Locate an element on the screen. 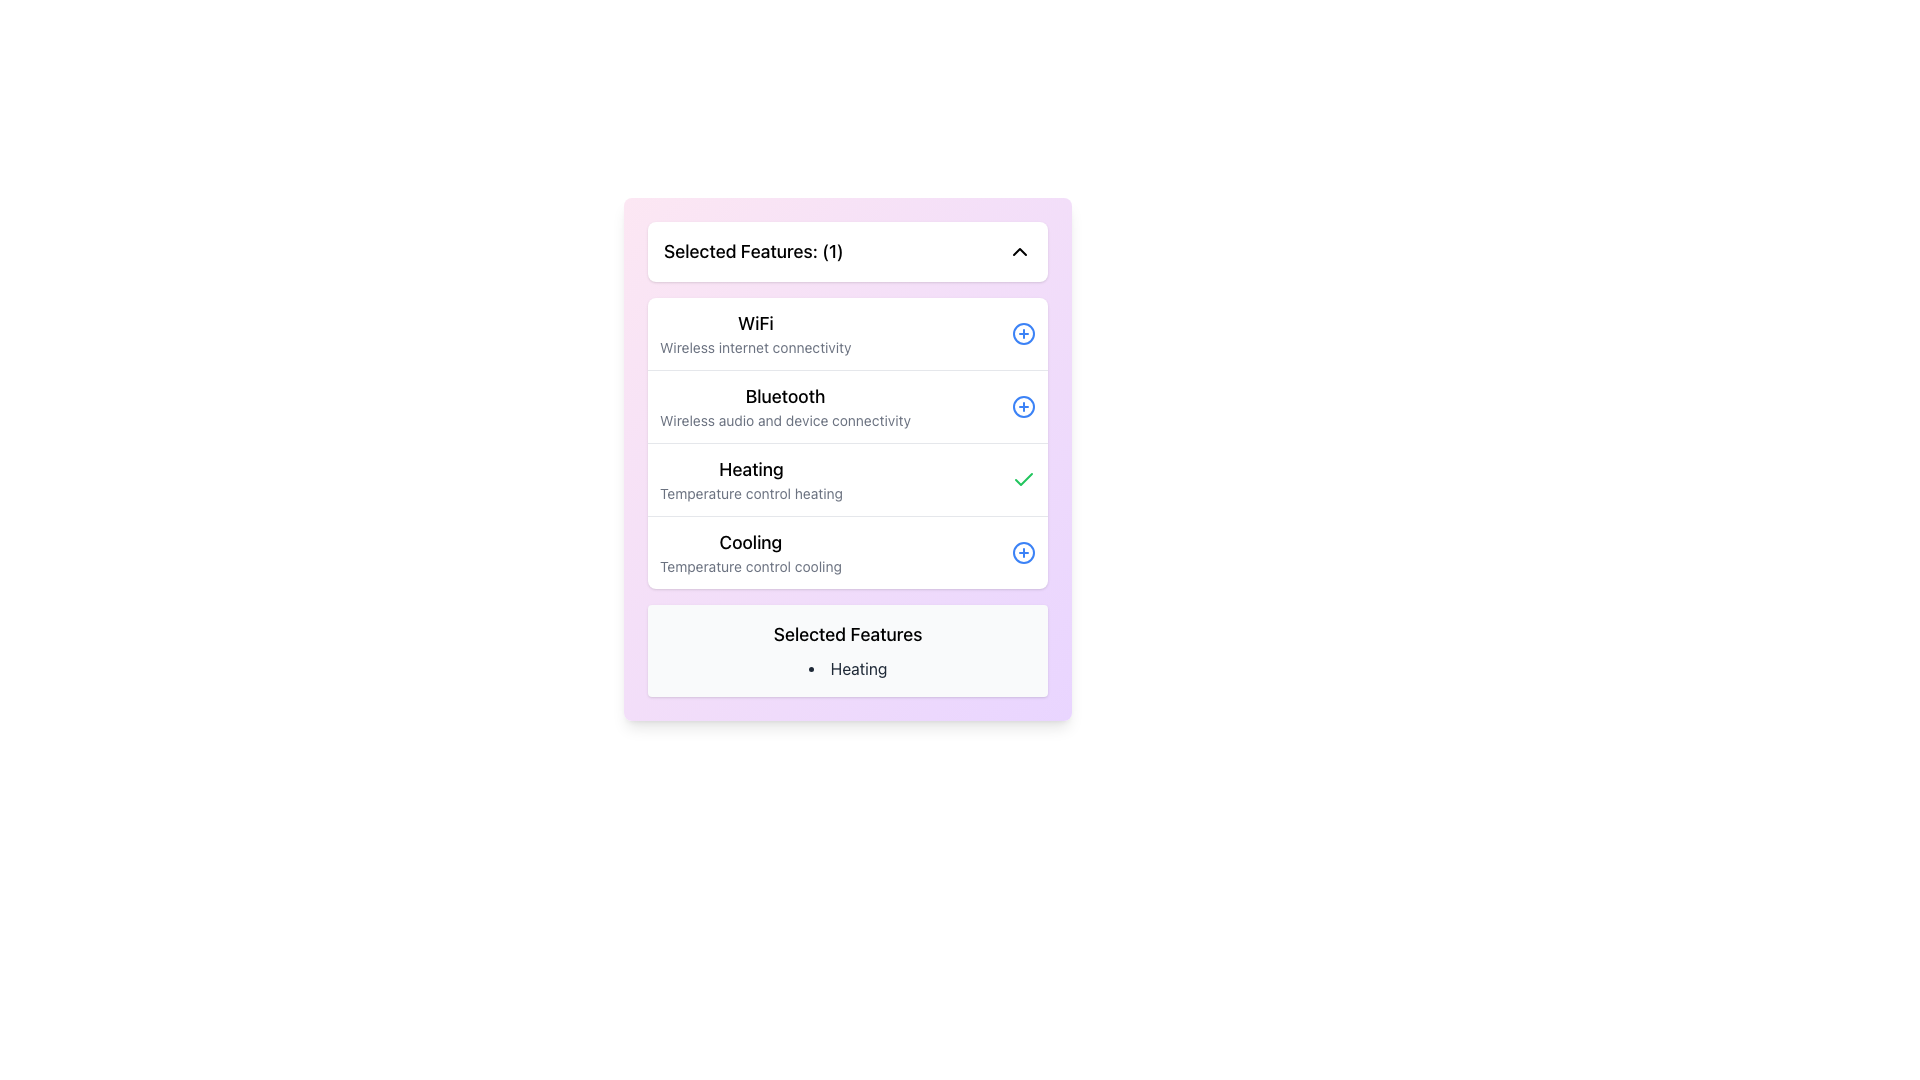  the control button icon for the 'Cooling' feature located at the bottom of the feature list is located at coordinates (1023, 552).